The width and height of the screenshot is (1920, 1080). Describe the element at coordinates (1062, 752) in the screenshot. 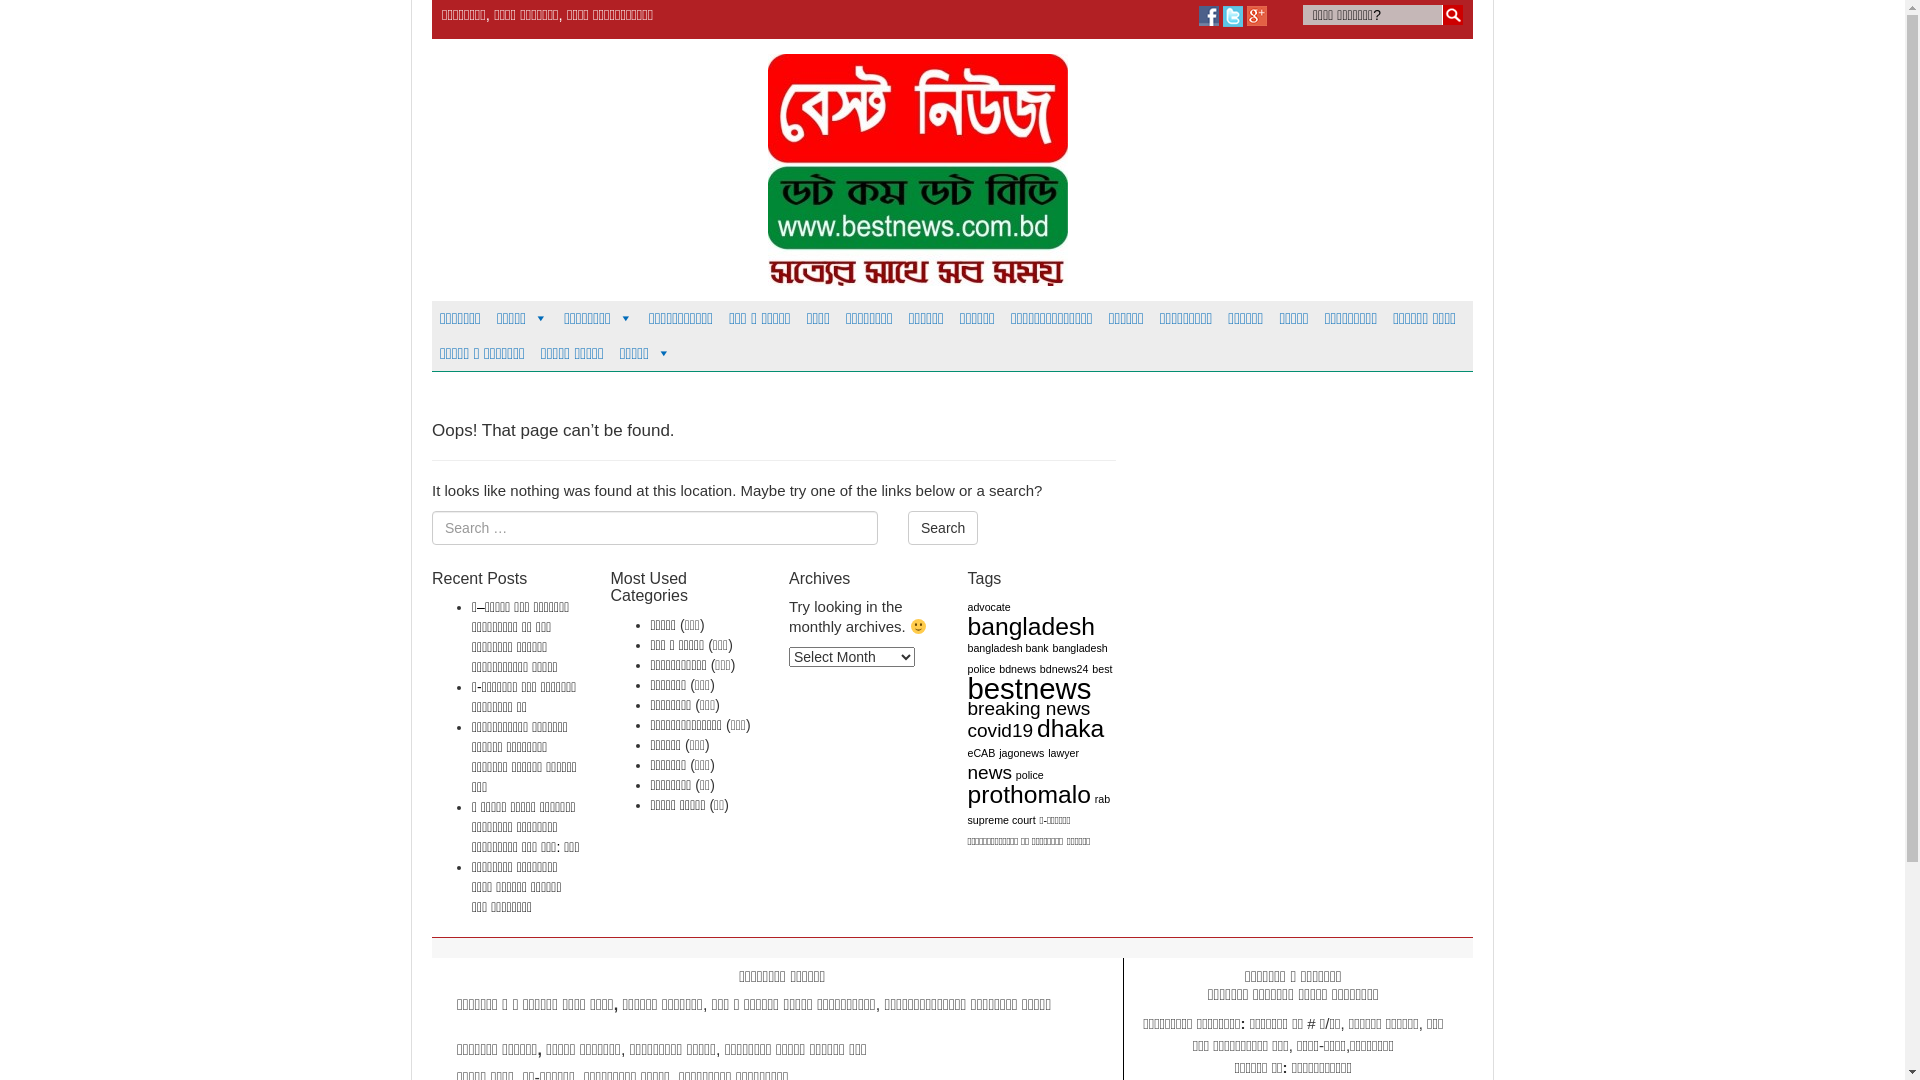

I see `'lawyer'` at that location.